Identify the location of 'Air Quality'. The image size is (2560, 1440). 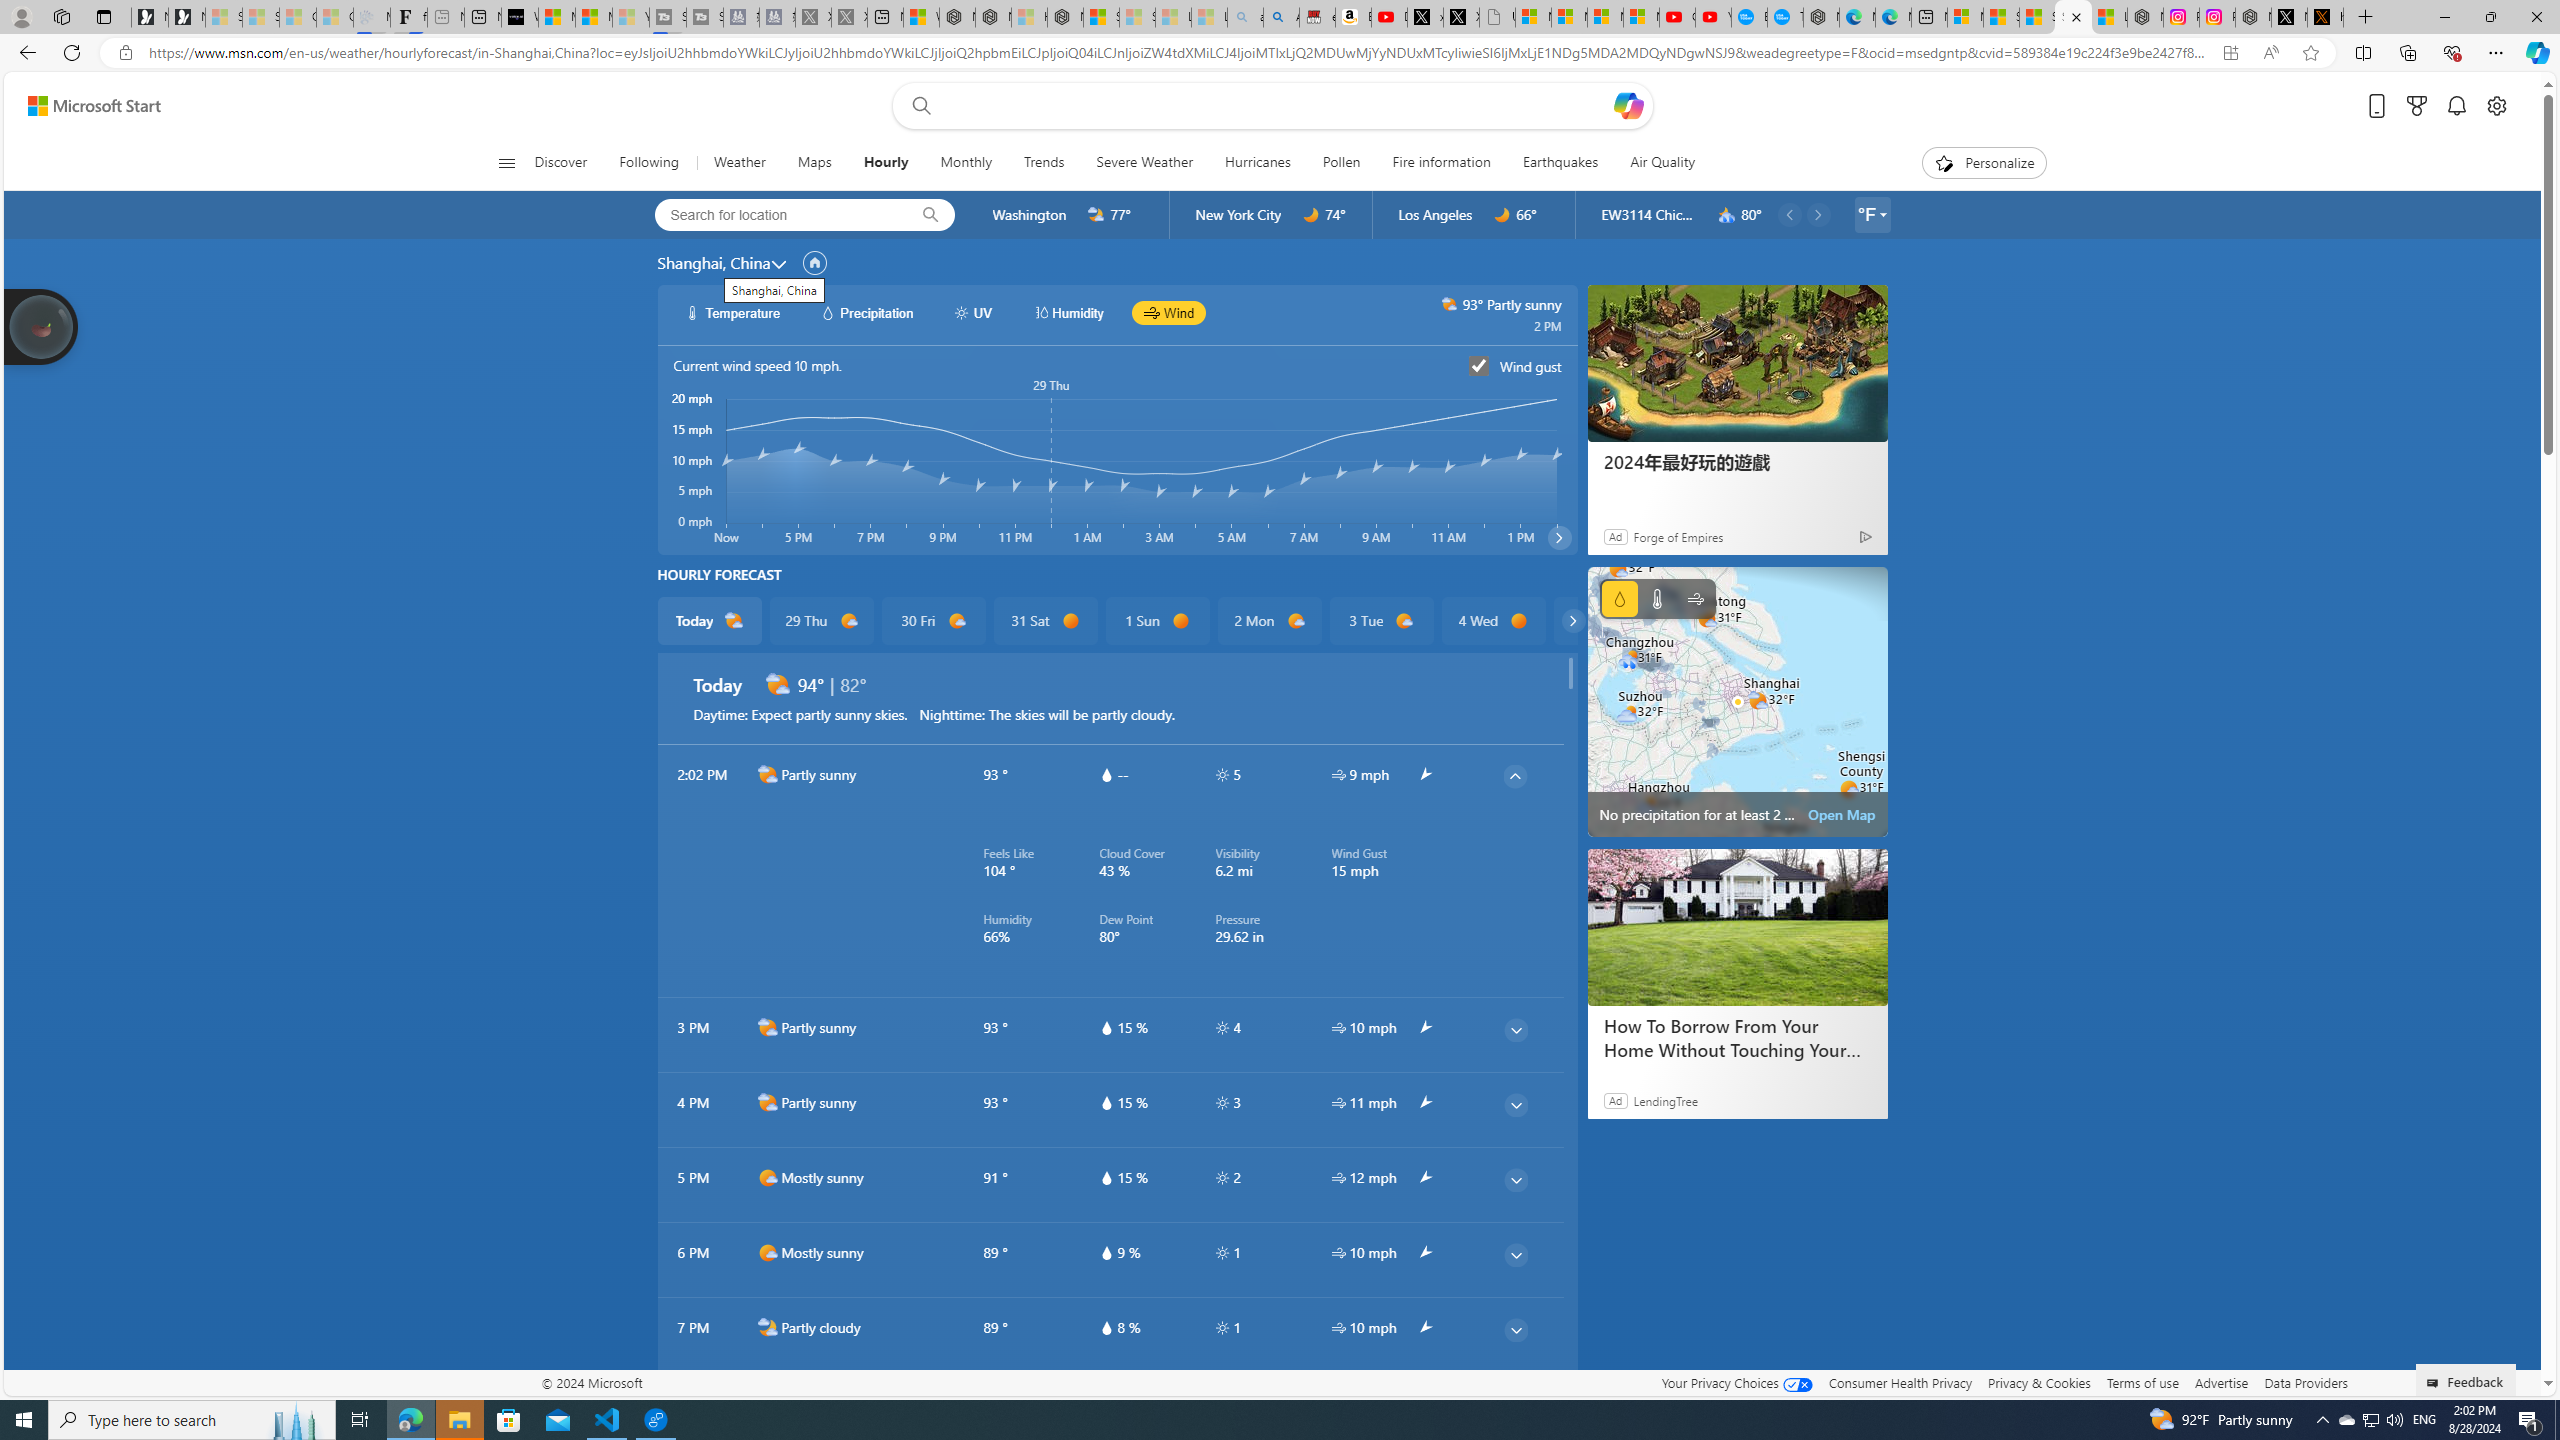
(1662, 162).